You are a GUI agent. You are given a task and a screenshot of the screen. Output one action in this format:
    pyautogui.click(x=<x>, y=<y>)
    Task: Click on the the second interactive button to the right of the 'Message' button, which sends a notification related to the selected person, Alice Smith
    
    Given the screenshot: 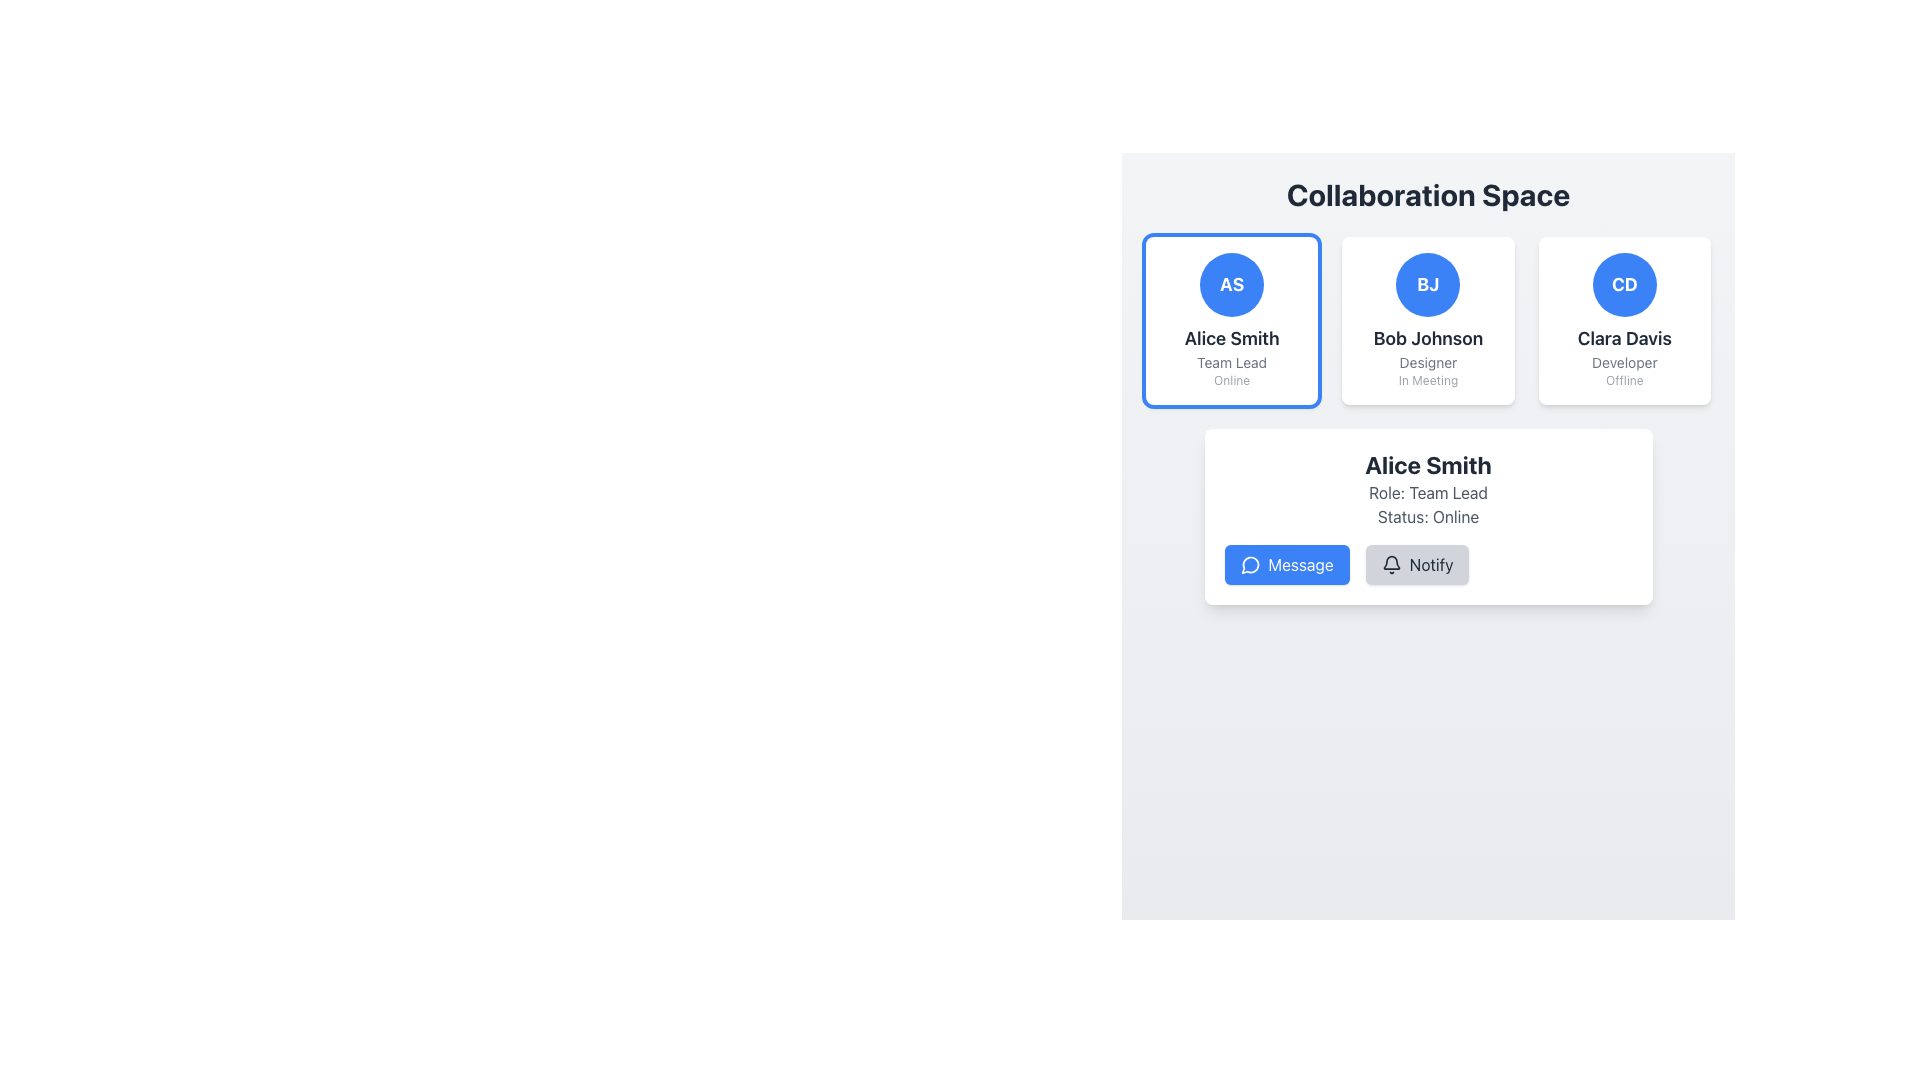 What is the action you would take?
    pyautogui.click(x=1416, y=564)
    